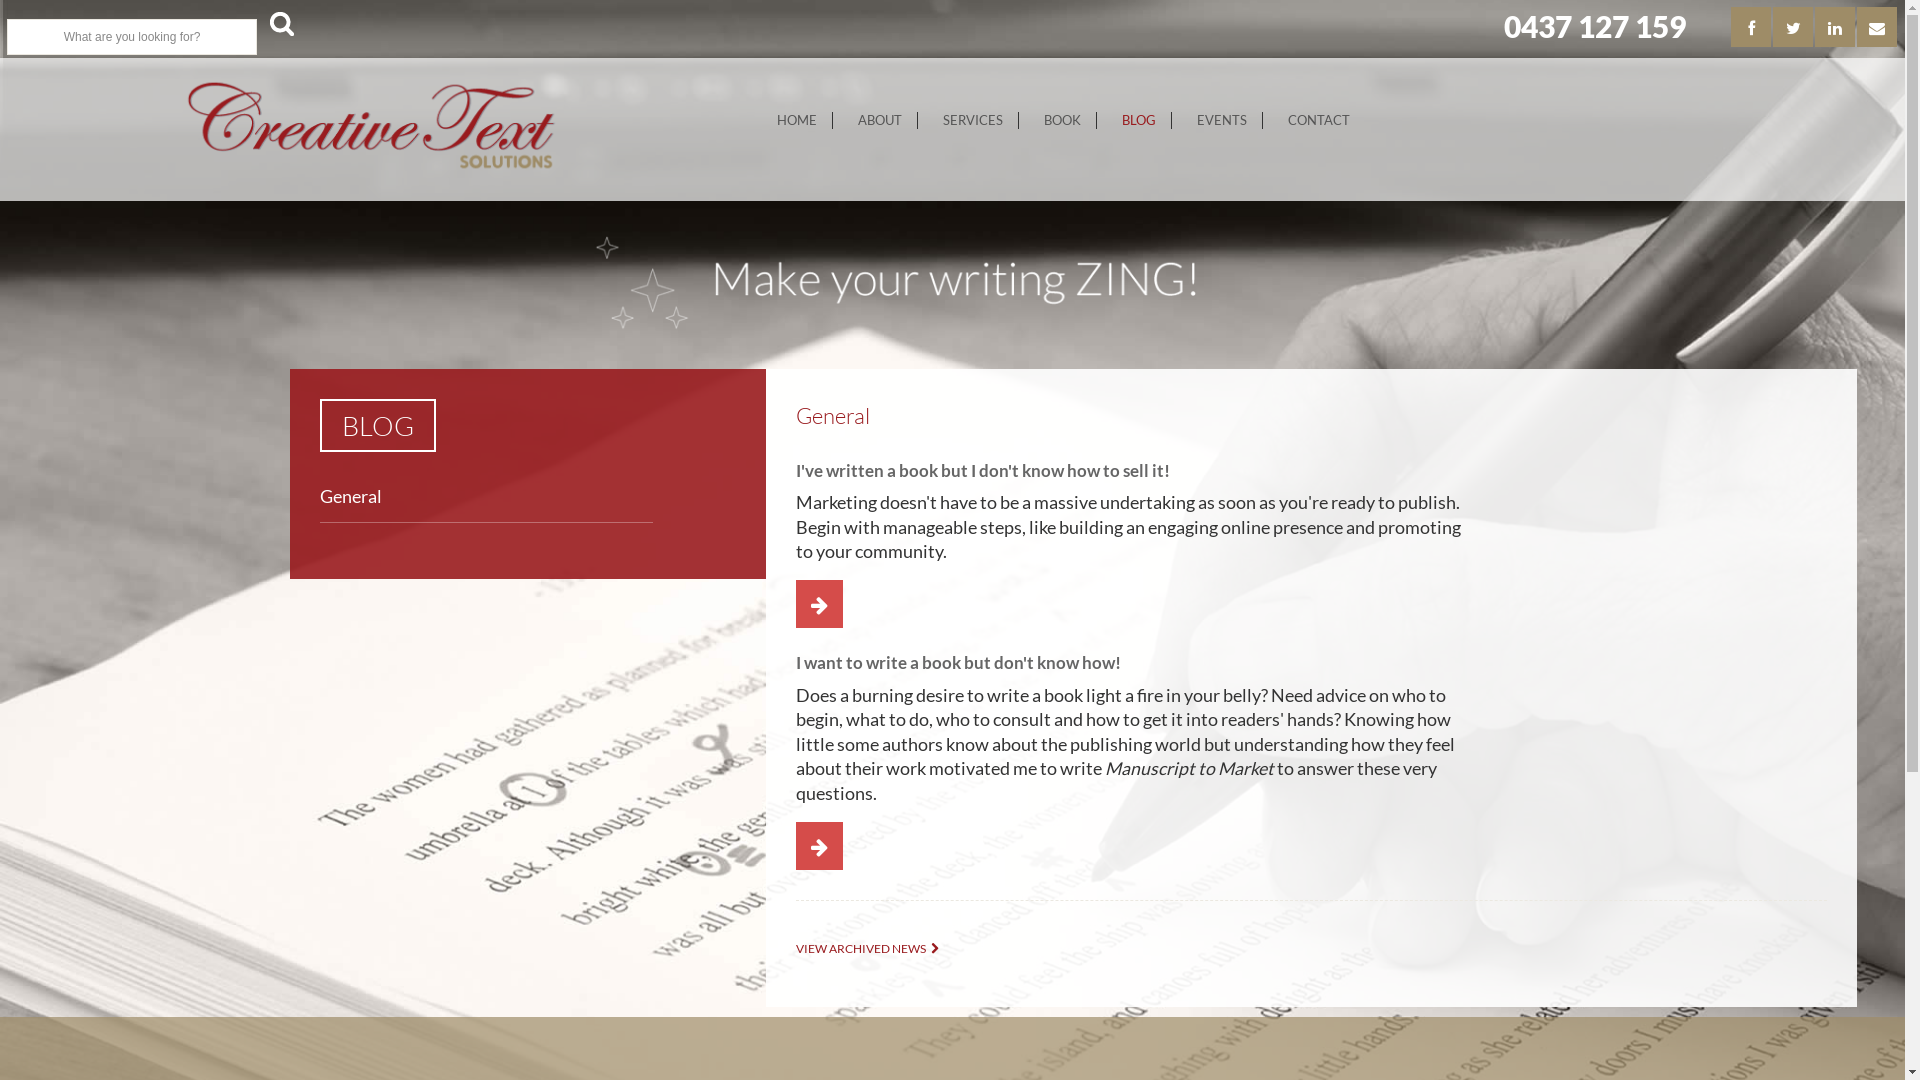 This screenshot has height=1080, width=1920. What do you see at coordinates (957, 662) in the screenshot?
I see `'I want to write a book but don't know how!'` at bounding box center [957, 662].